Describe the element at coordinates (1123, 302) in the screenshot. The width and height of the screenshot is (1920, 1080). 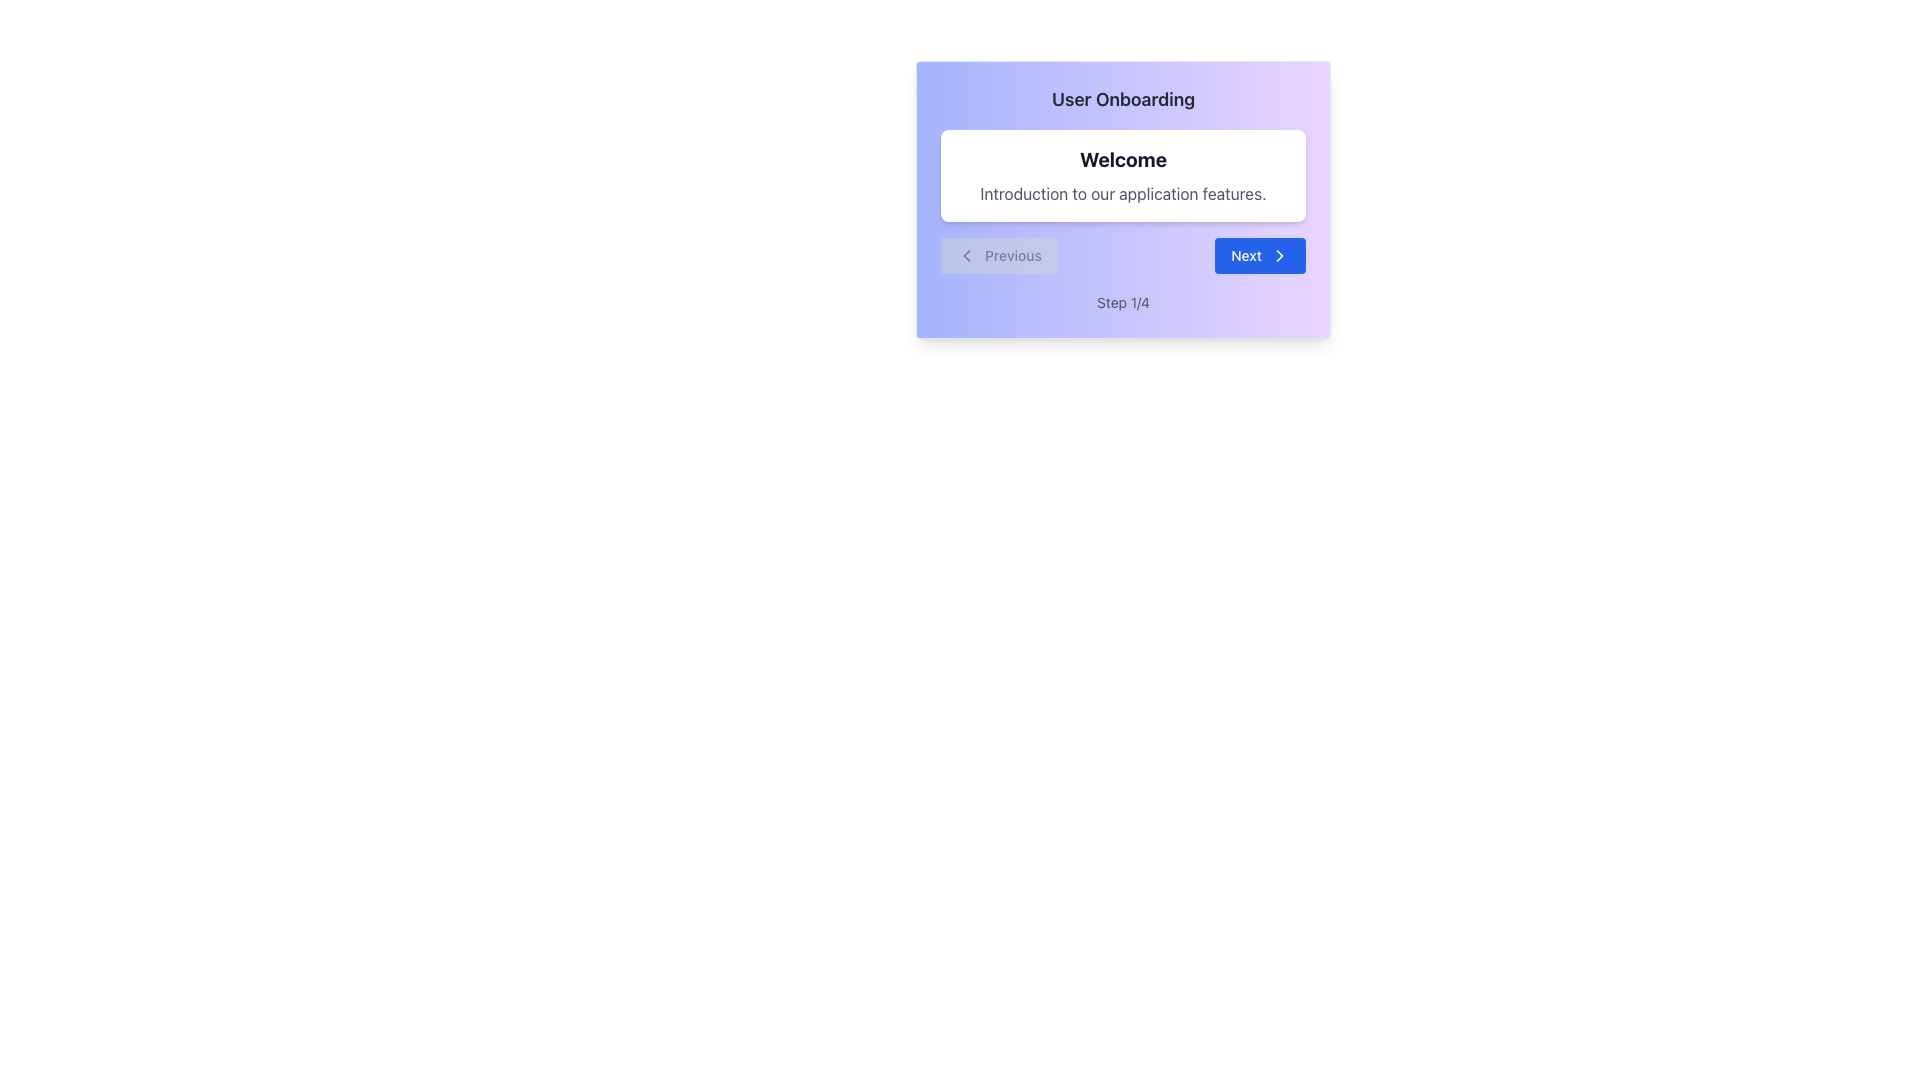
I see `the step indicator text displaying 'Step 1 of 4' located centrally under the 'Previous' and 'Next' buttons in the modal dialog box` at that location.